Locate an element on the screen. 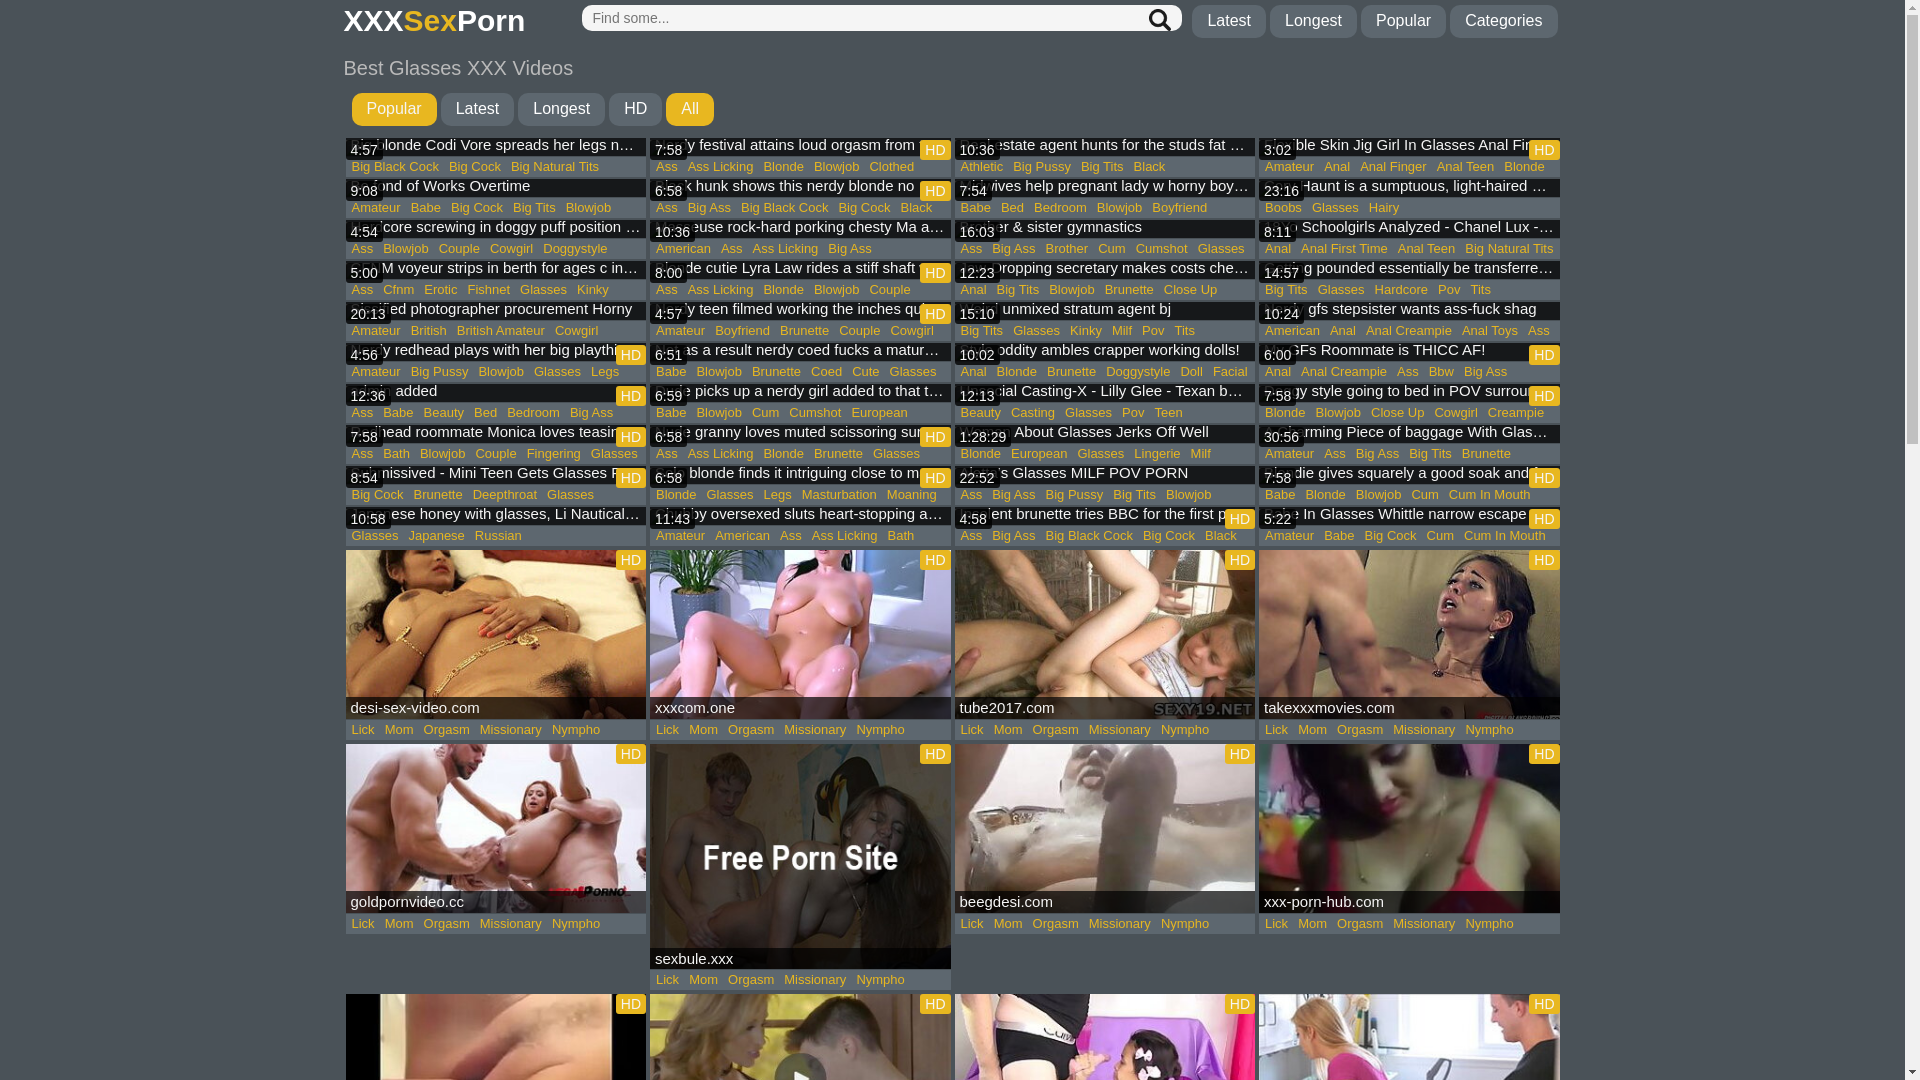  'Lick' is located at coordinates (362, 729).